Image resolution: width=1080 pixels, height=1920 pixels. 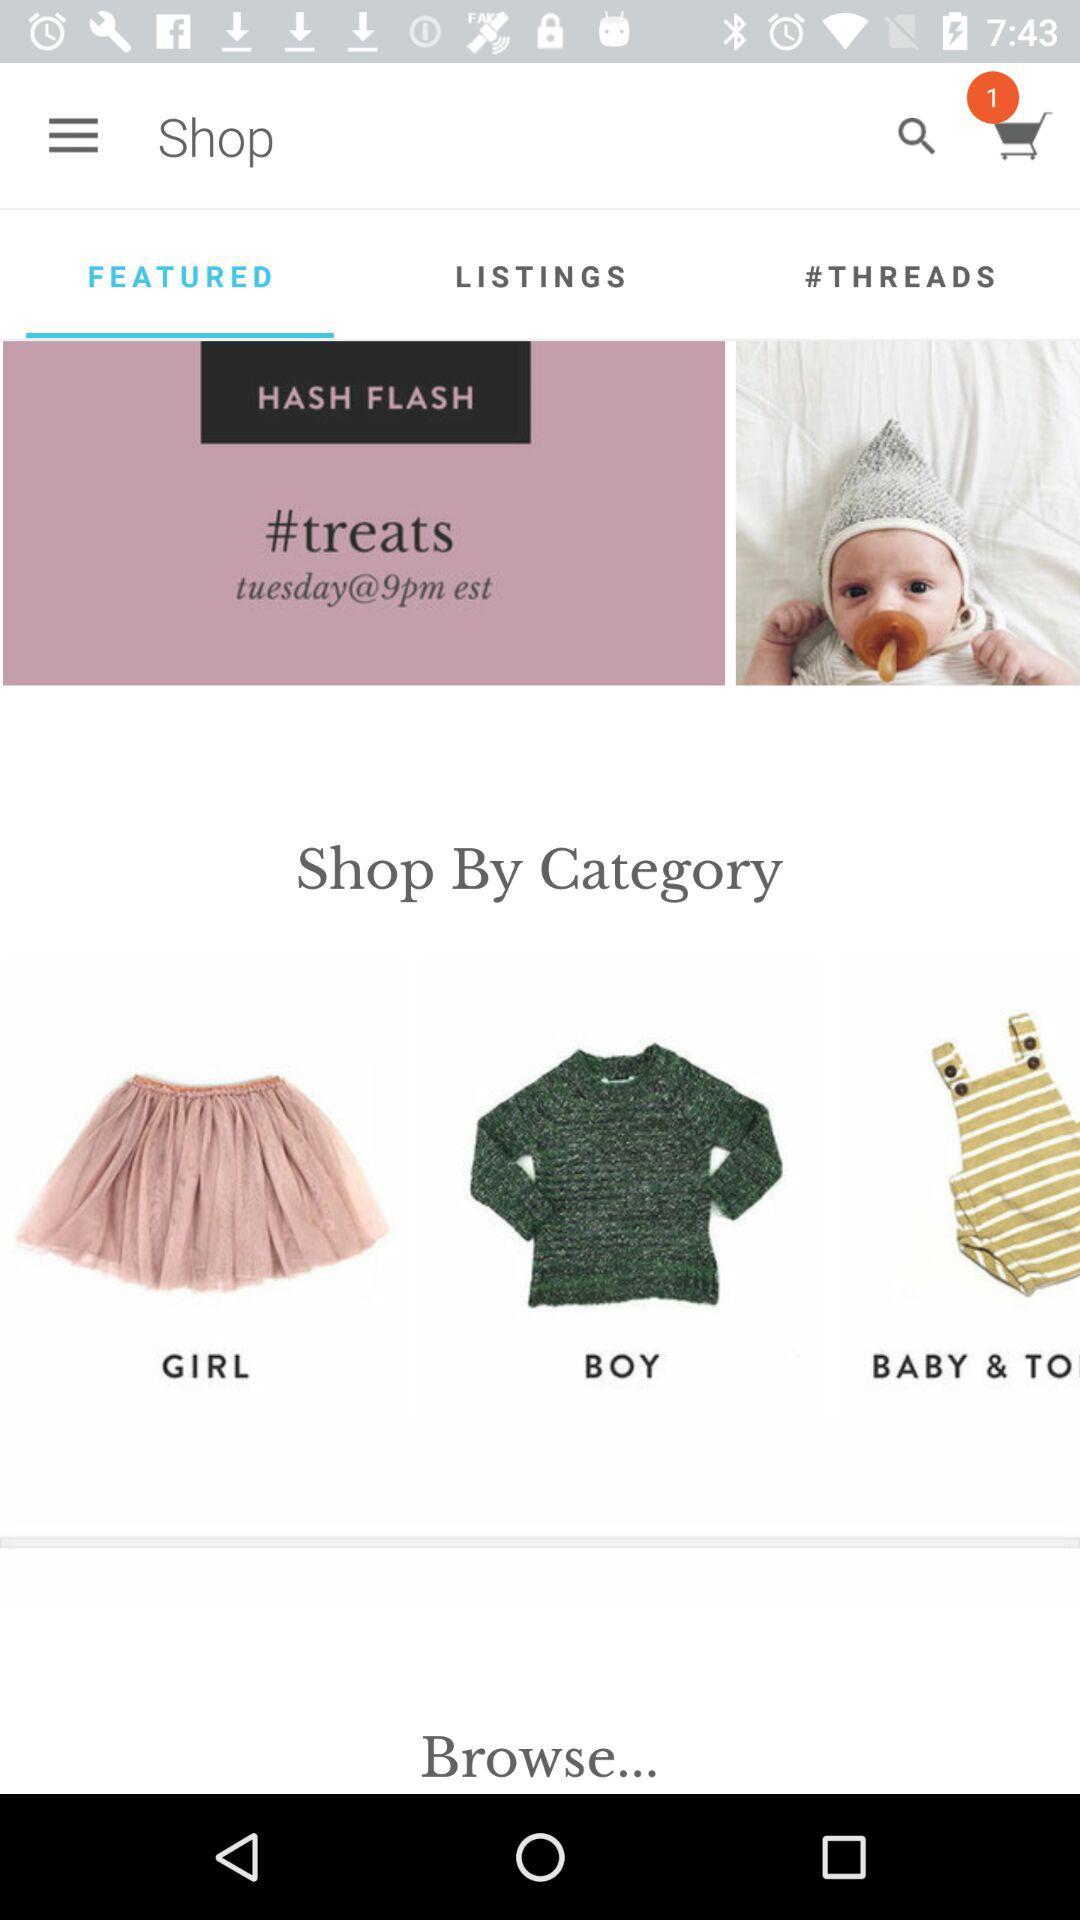 What do you see at coordinates (916, 135) in the screenshot?
I see `the picture` at bounding box center [916, 135].